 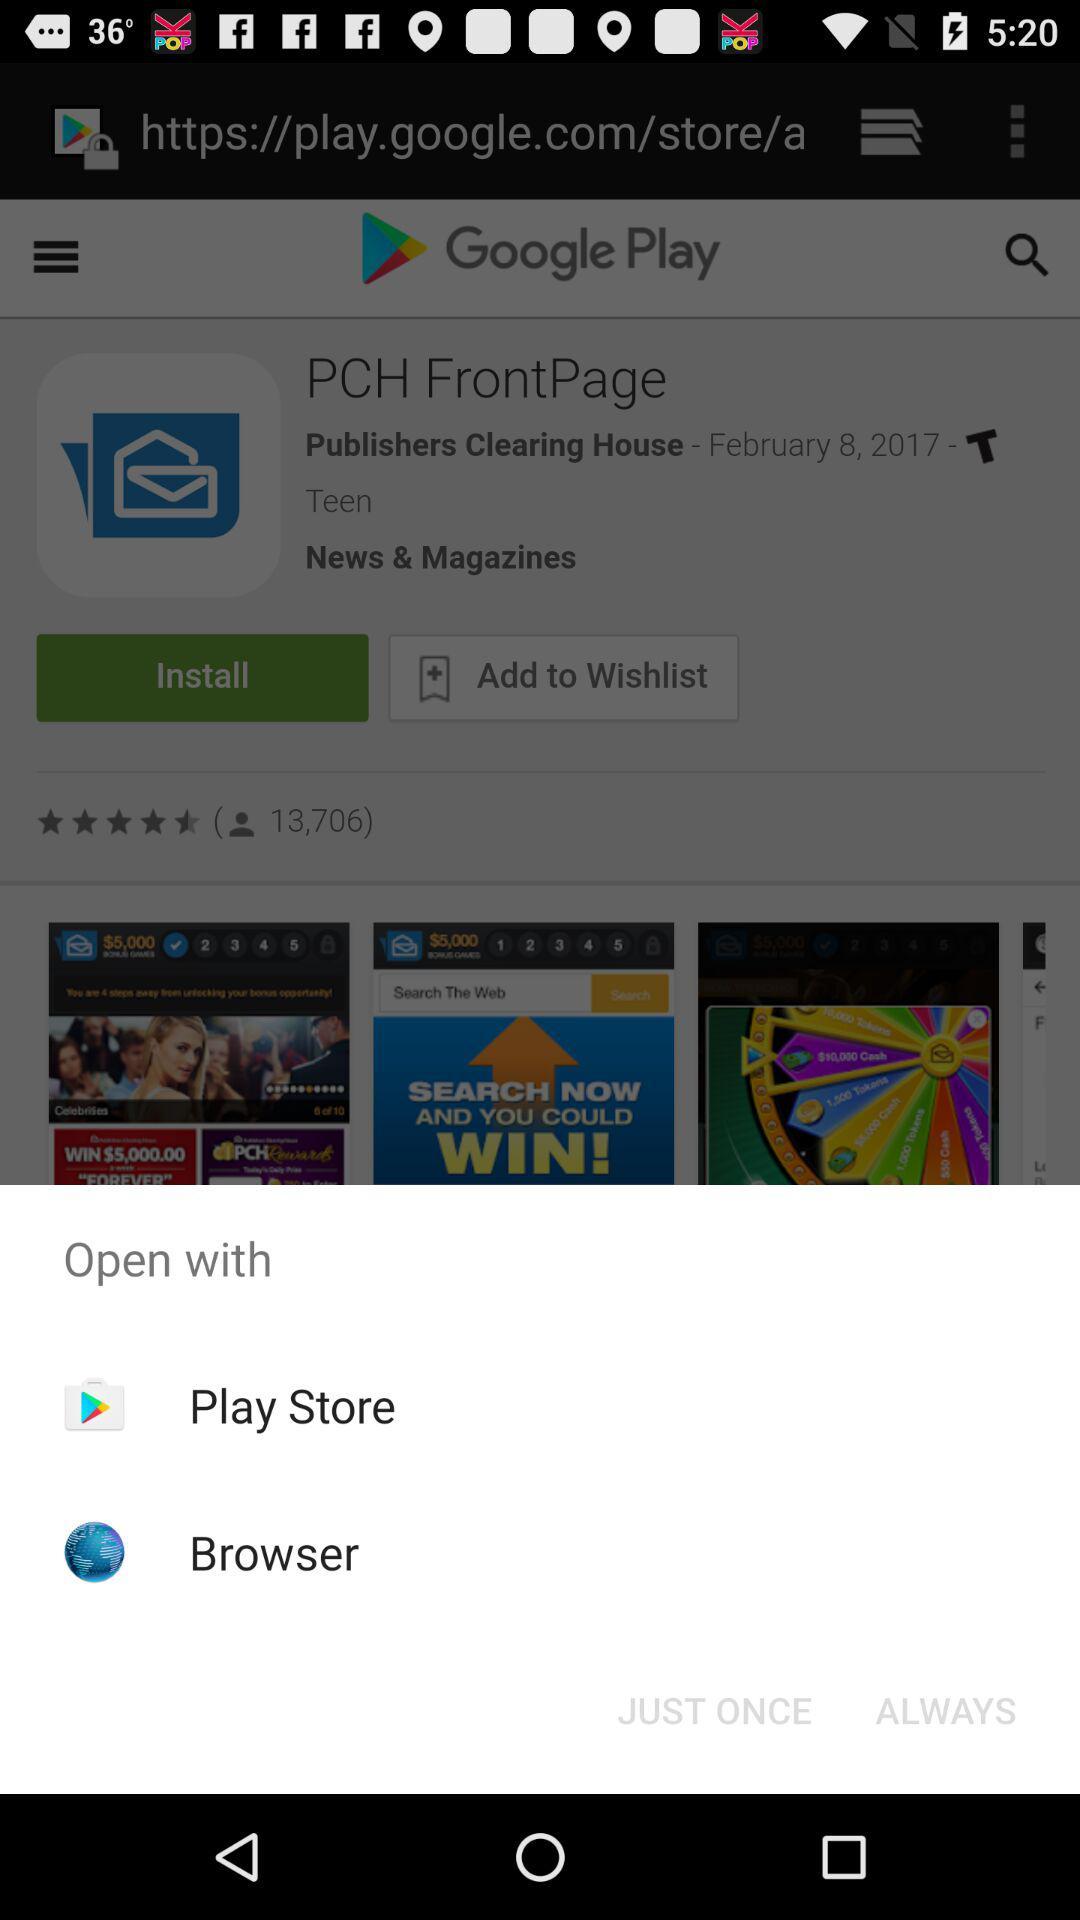 What do you see at coordinates (945, 1708) in the screenshot?
I see `the icon below the open with item` at bounding box center [945, 1708].